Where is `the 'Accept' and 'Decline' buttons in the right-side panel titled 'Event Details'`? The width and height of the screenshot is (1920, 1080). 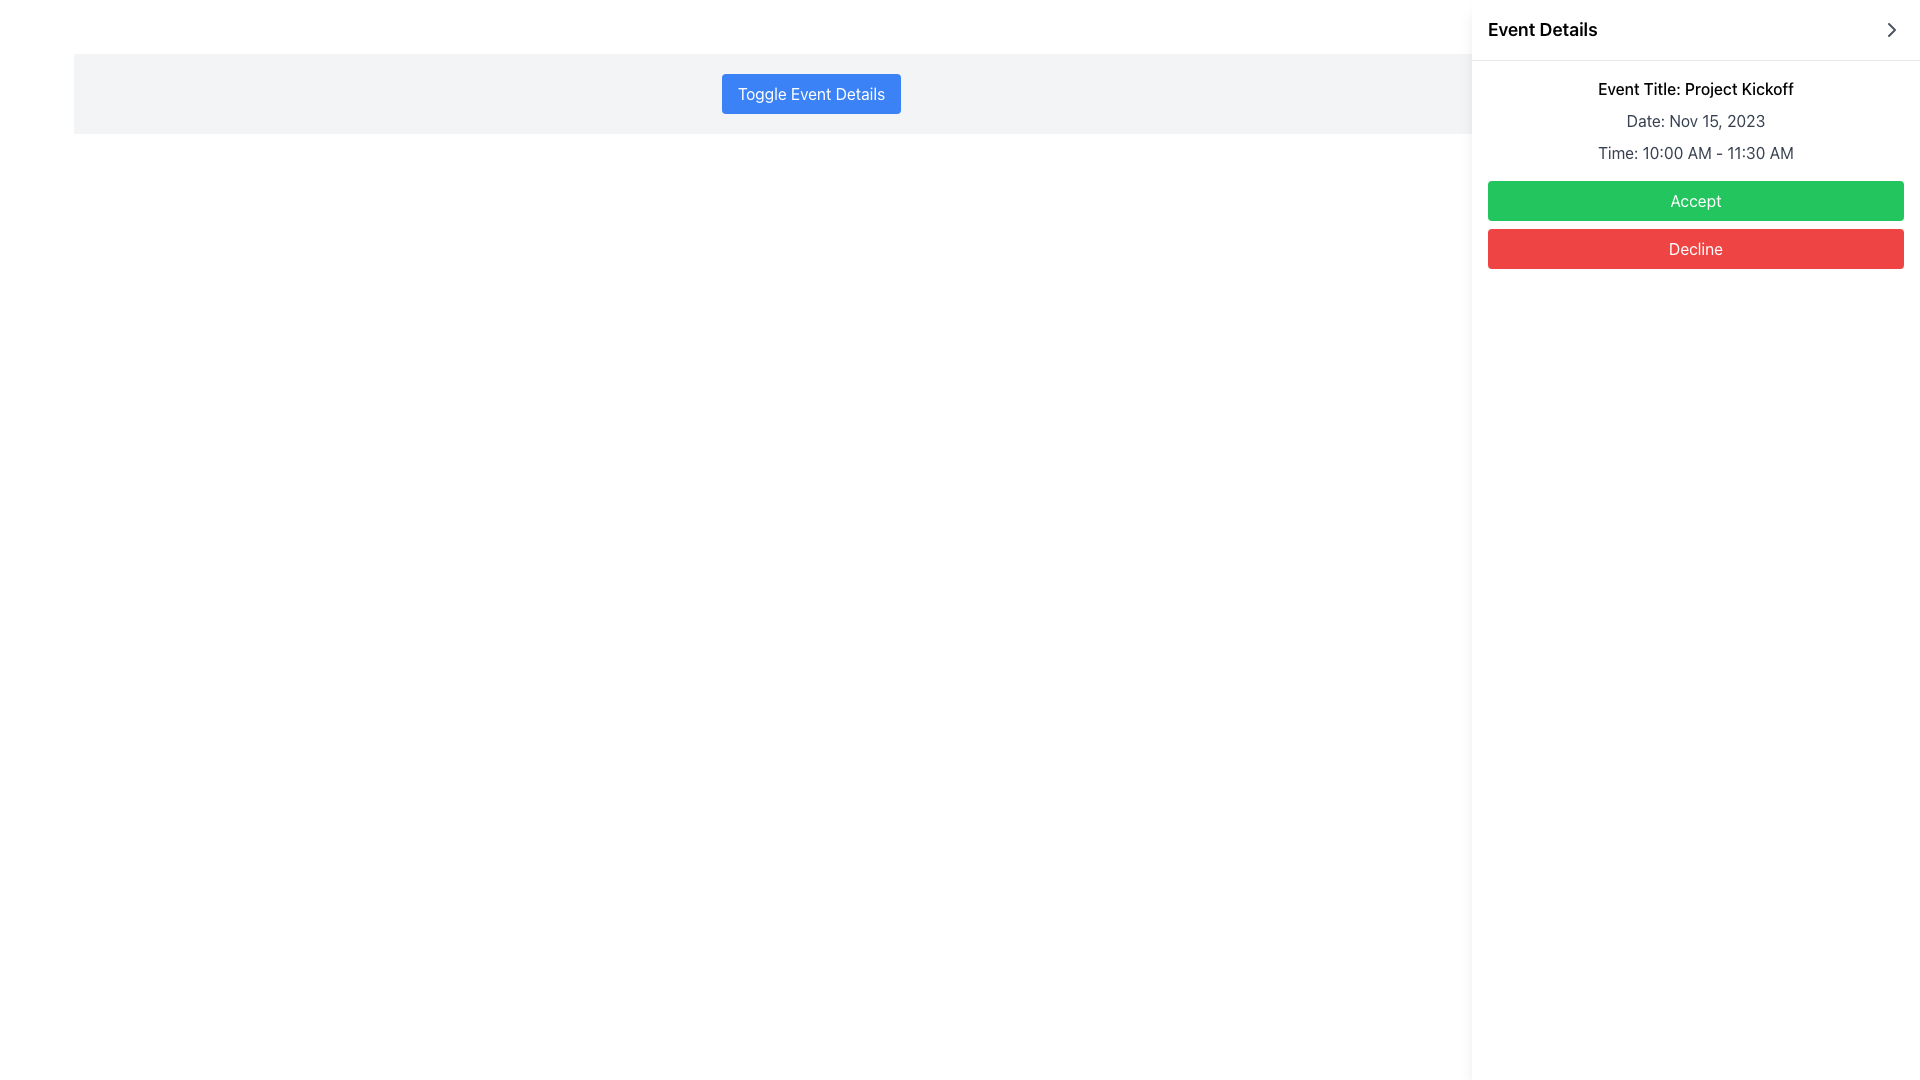 the 'Accept' and 'Decline' buttons in the right-side panel titled 'Event Details' is located at coordinates (1694, 224).